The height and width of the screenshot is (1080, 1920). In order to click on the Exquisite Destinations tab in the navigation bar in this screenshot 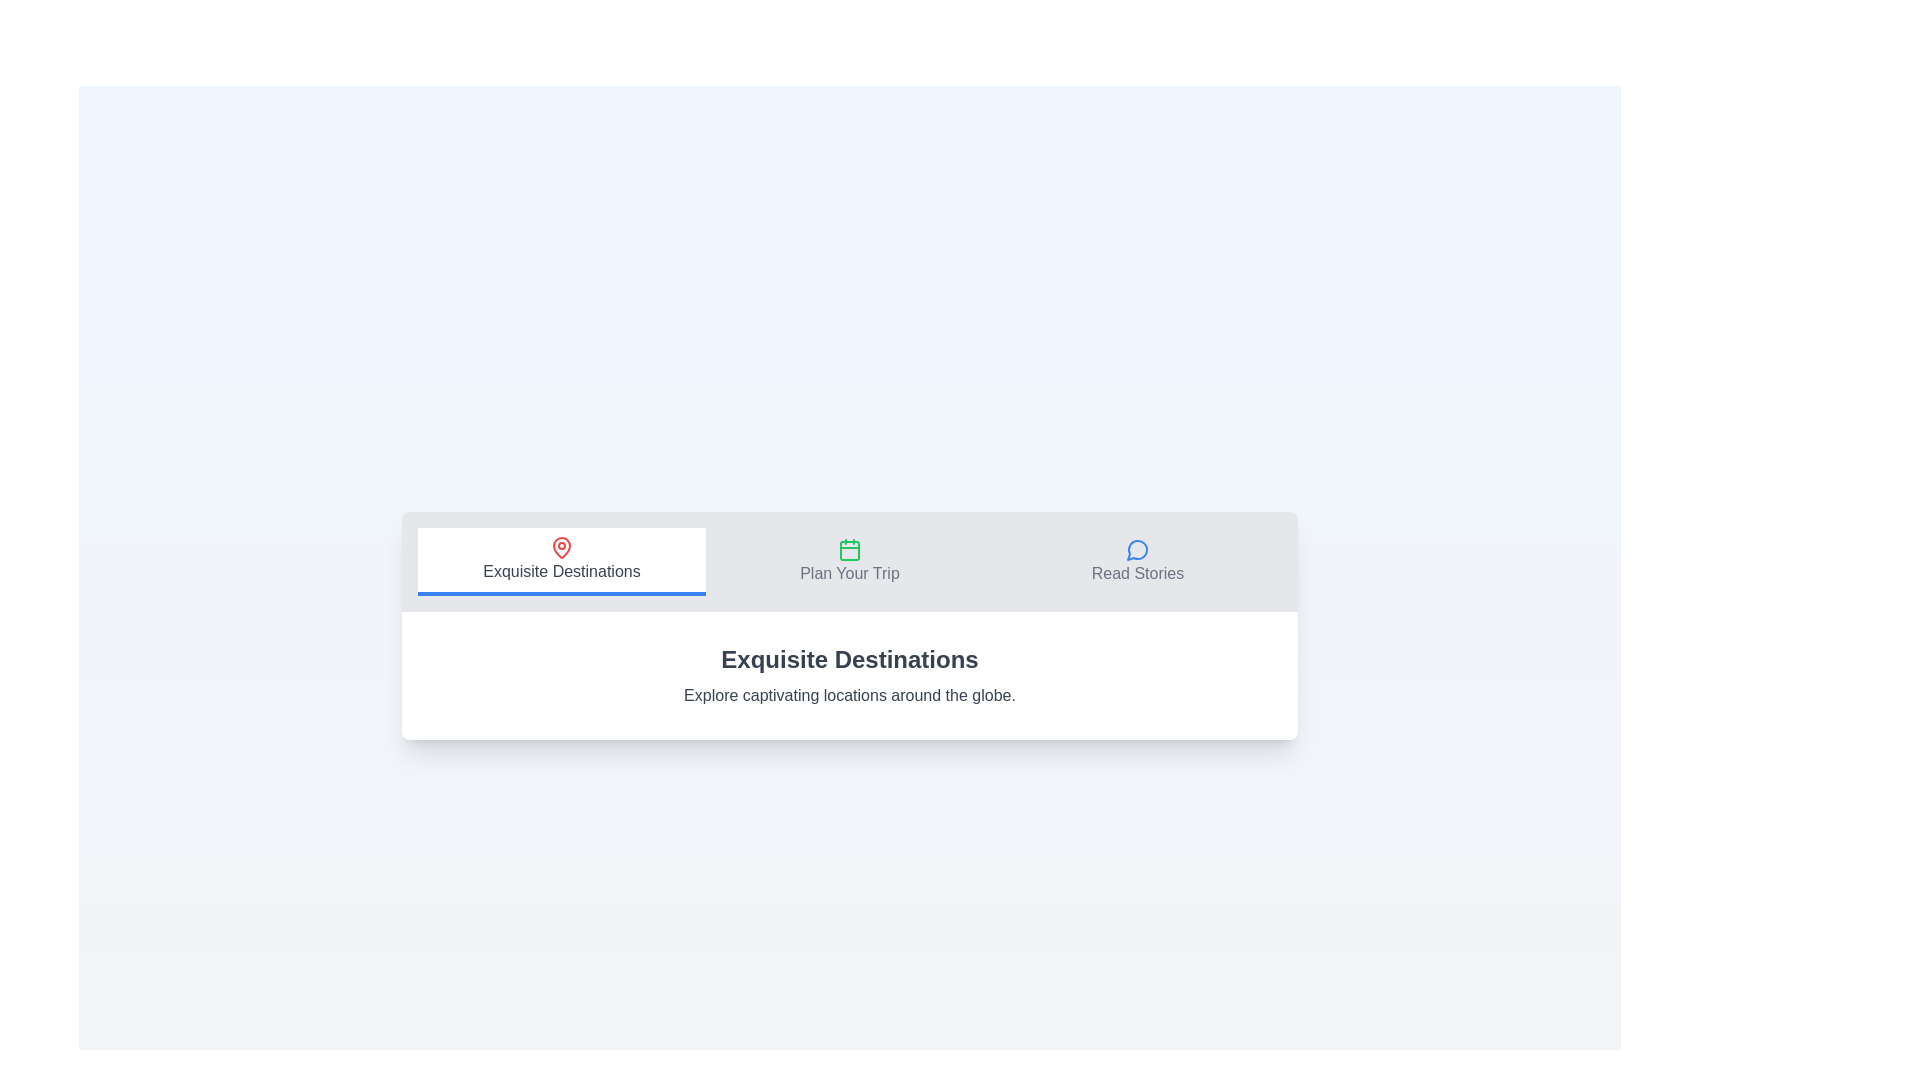, I will do `click(560, 562)`.